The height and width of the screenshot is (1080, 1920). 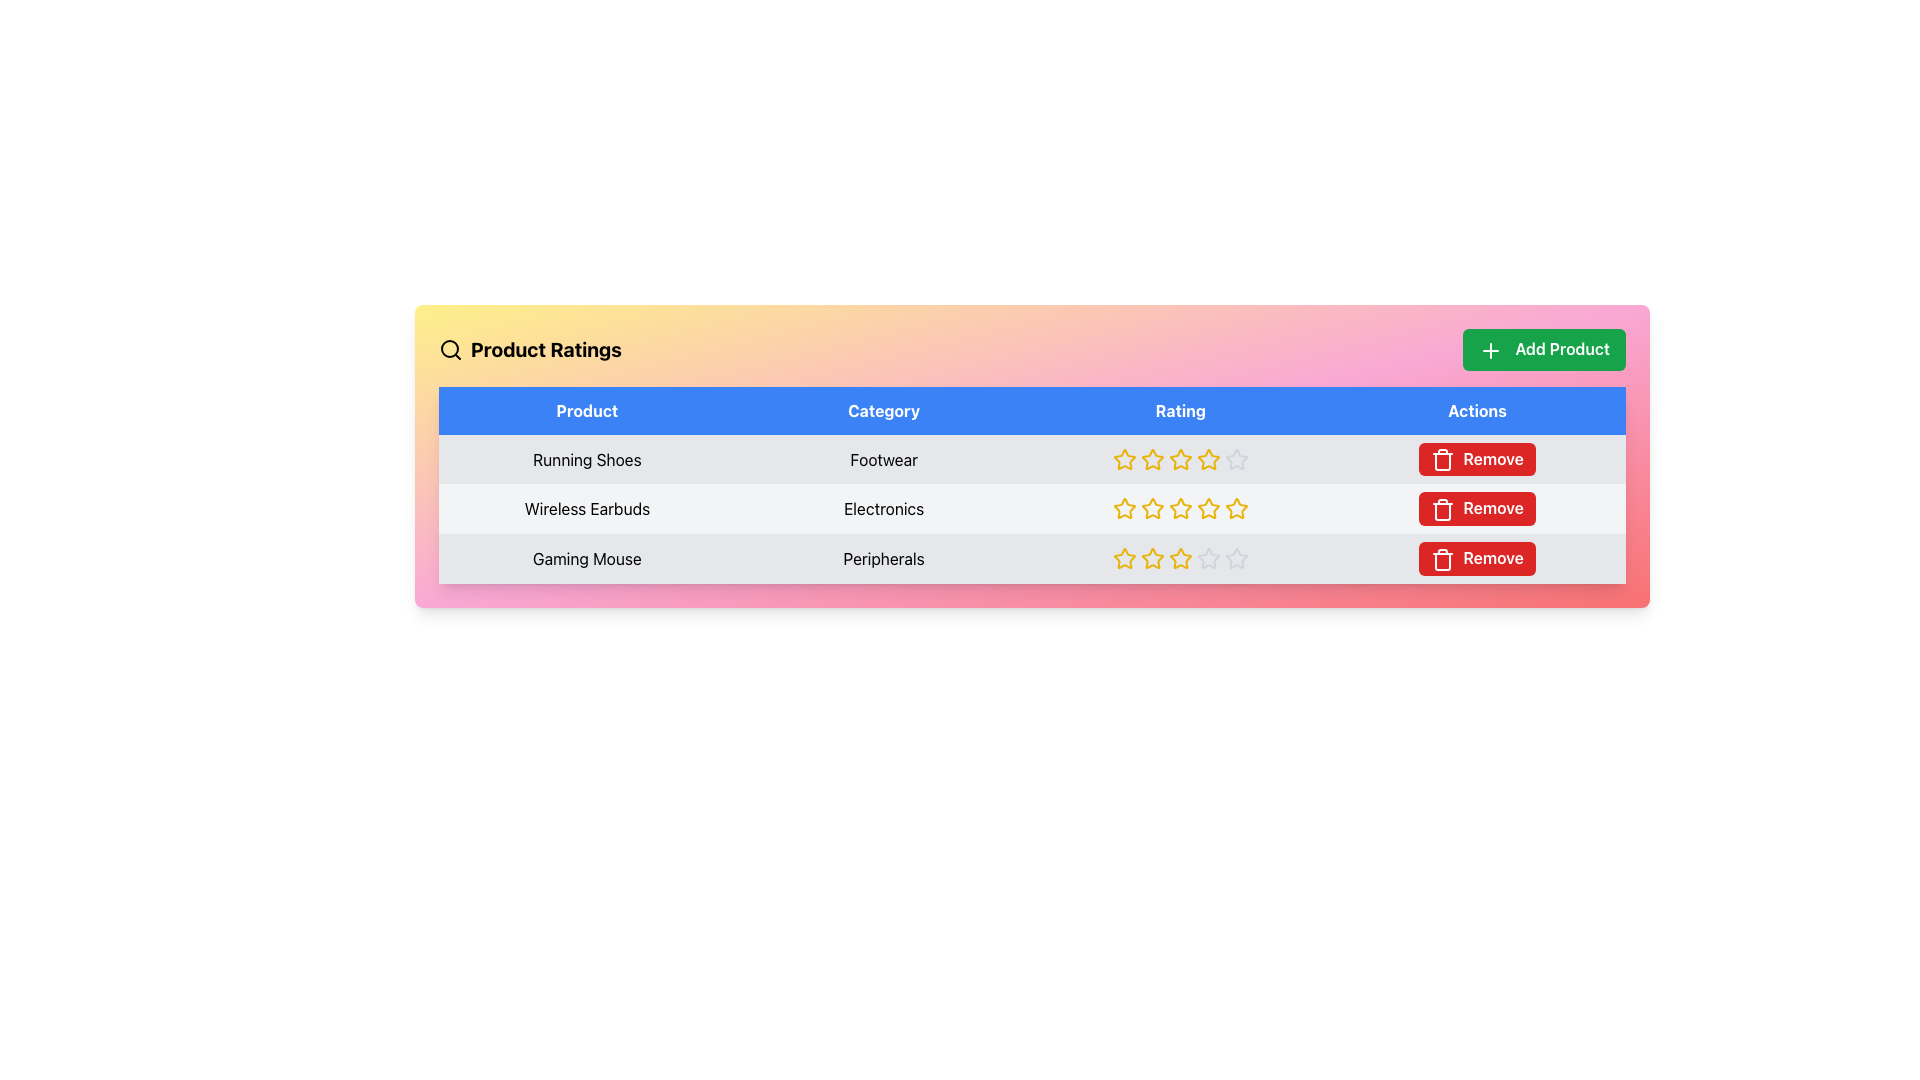 What do you see at coordinates (1152, 459) in the screenshot?
I see `the second star icon in the ratings table for the 'Running Shoes' product` at bounding box center [1152, 459].